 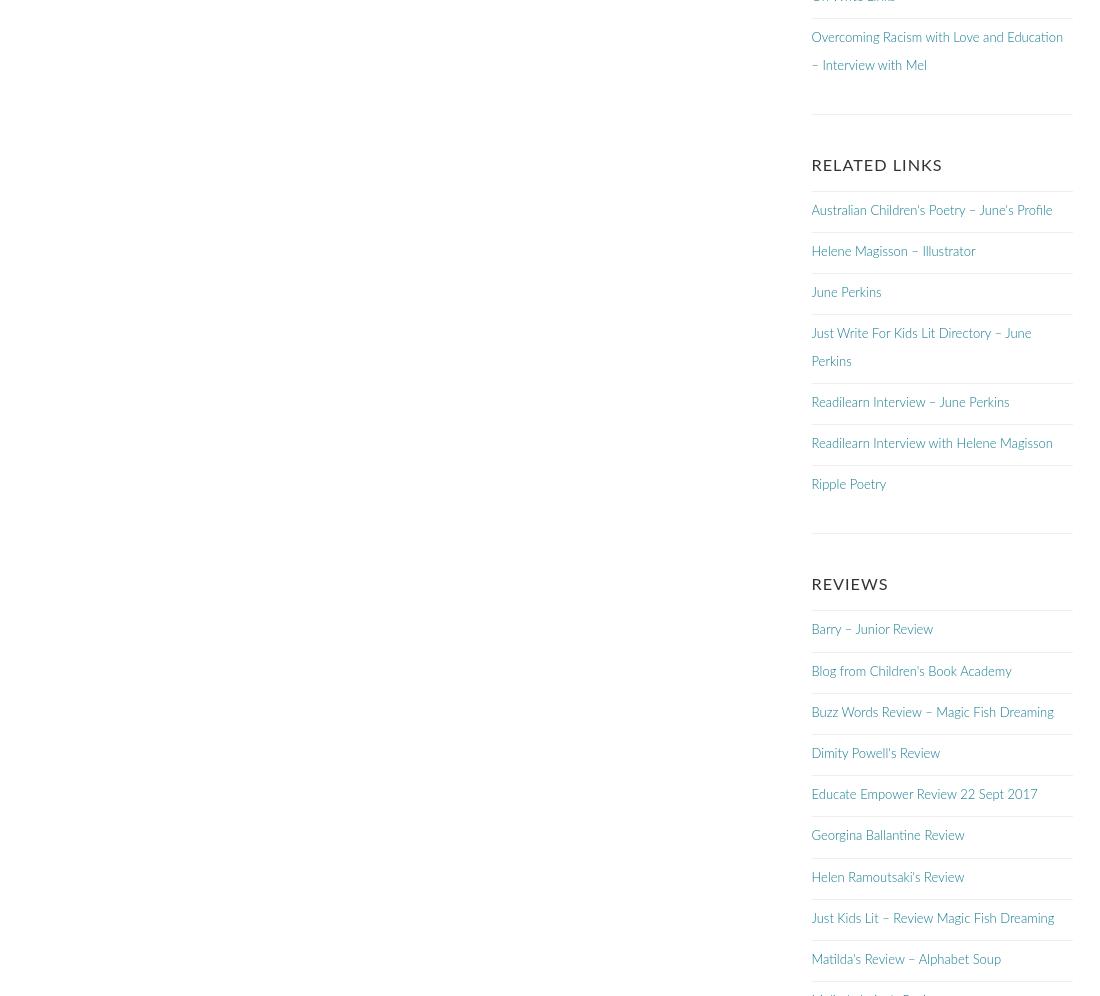 What do you see at coordinates (870, 629) in the screenshot?
I see `'Barry – Junior Review'` at bounding box center [870, 629].